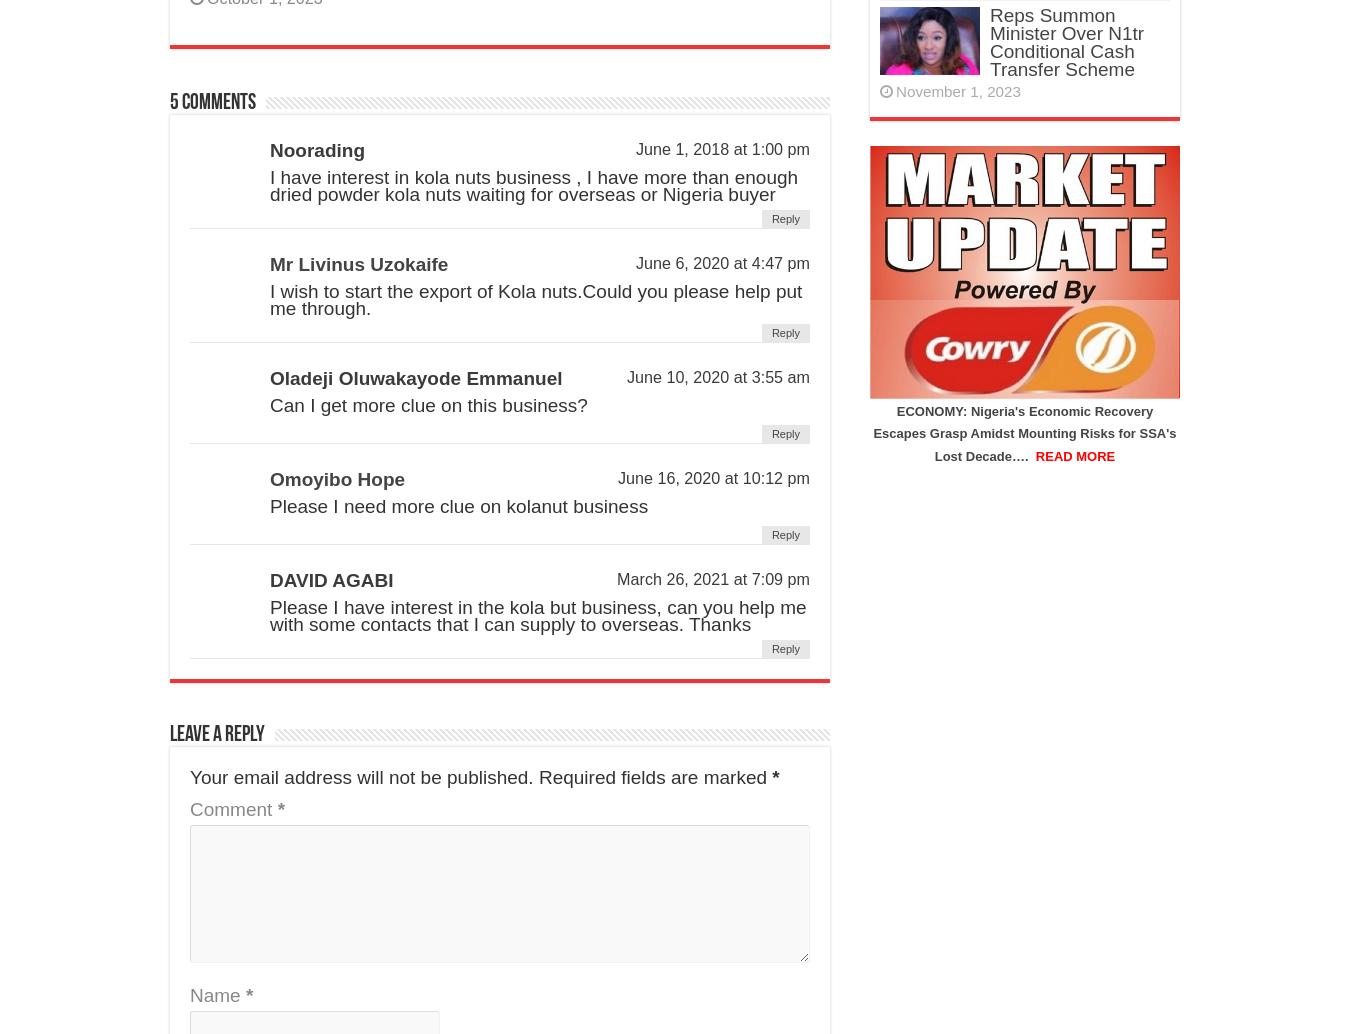  What do you see at coordinates (217, 735) in the screenshot?
I see `'Leave a Reply'` at bounding box center [217, 735].